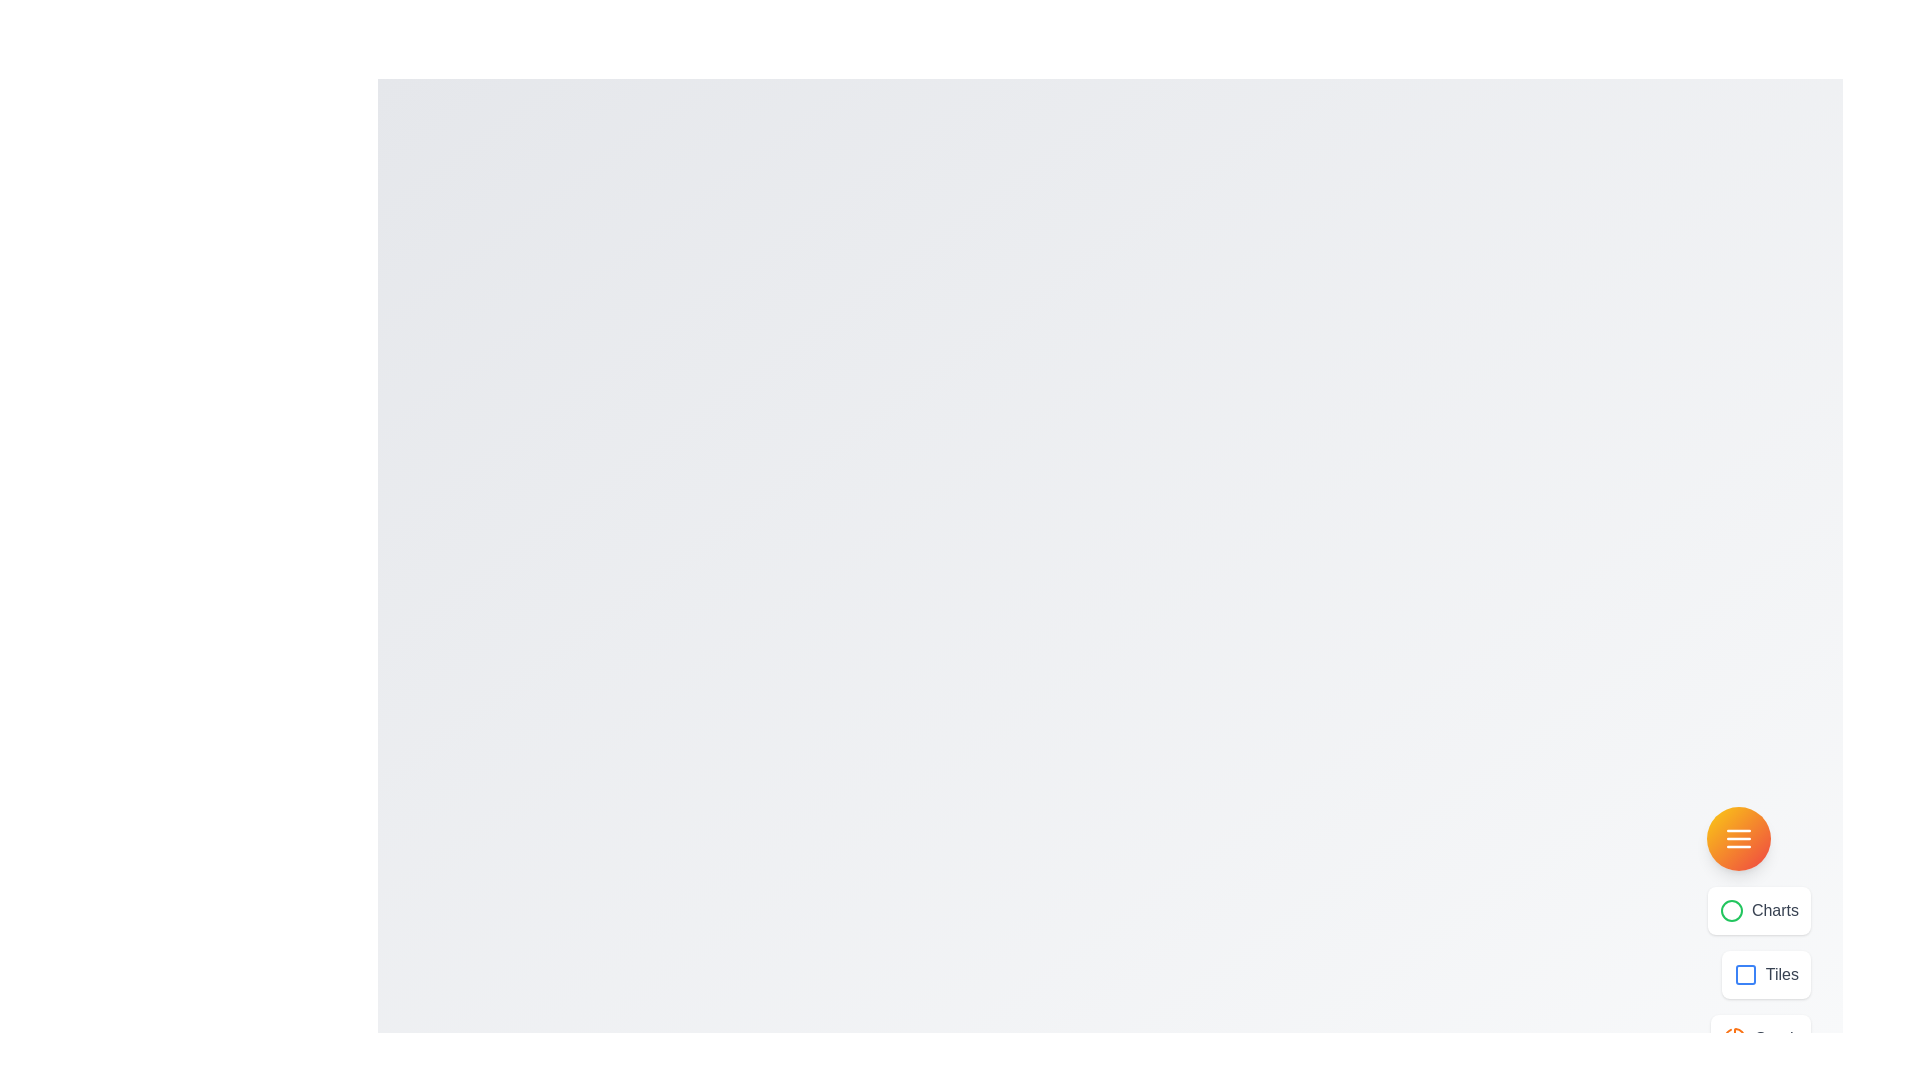 This screenshot has width=1920, height=1080. I want to click on the menu option icon corresponding to Tiles, so click(1744, 974).